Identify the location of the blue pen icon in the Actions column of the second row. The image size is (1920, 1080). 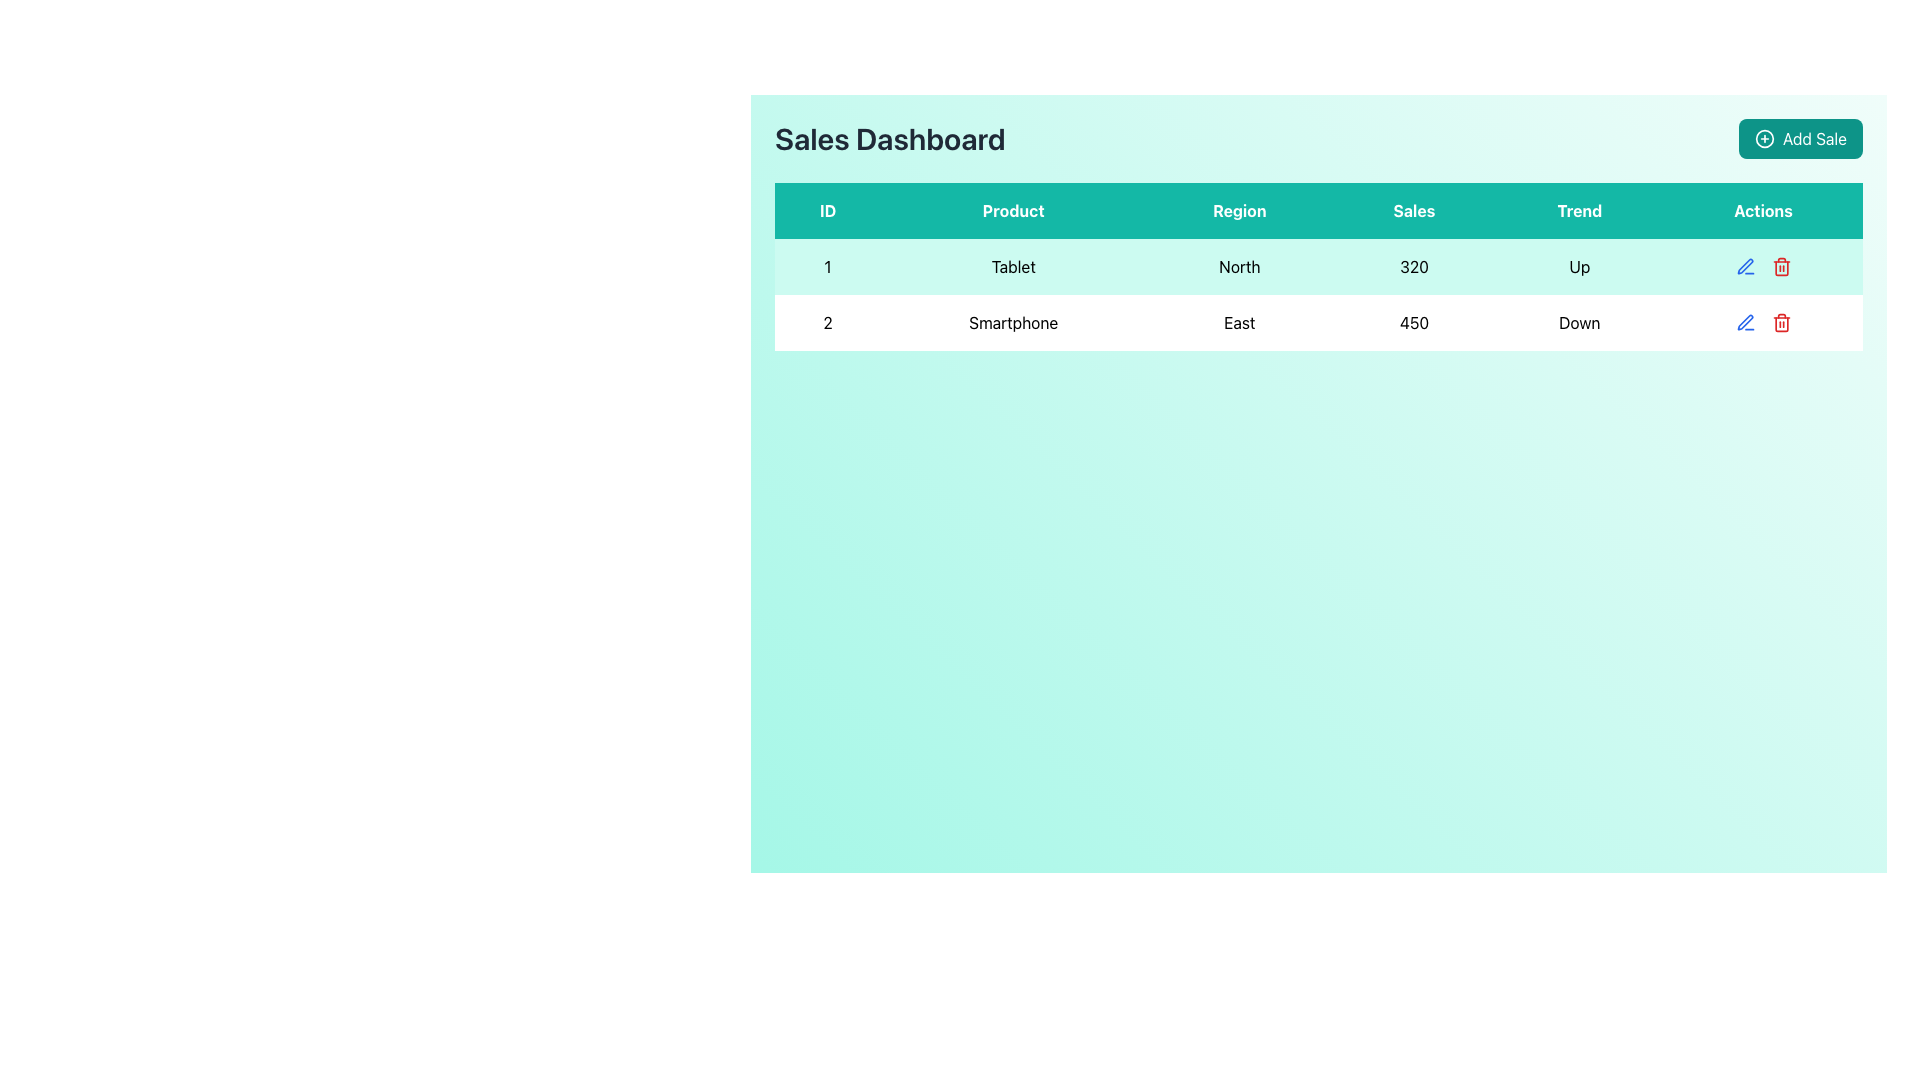
(1744, 265).